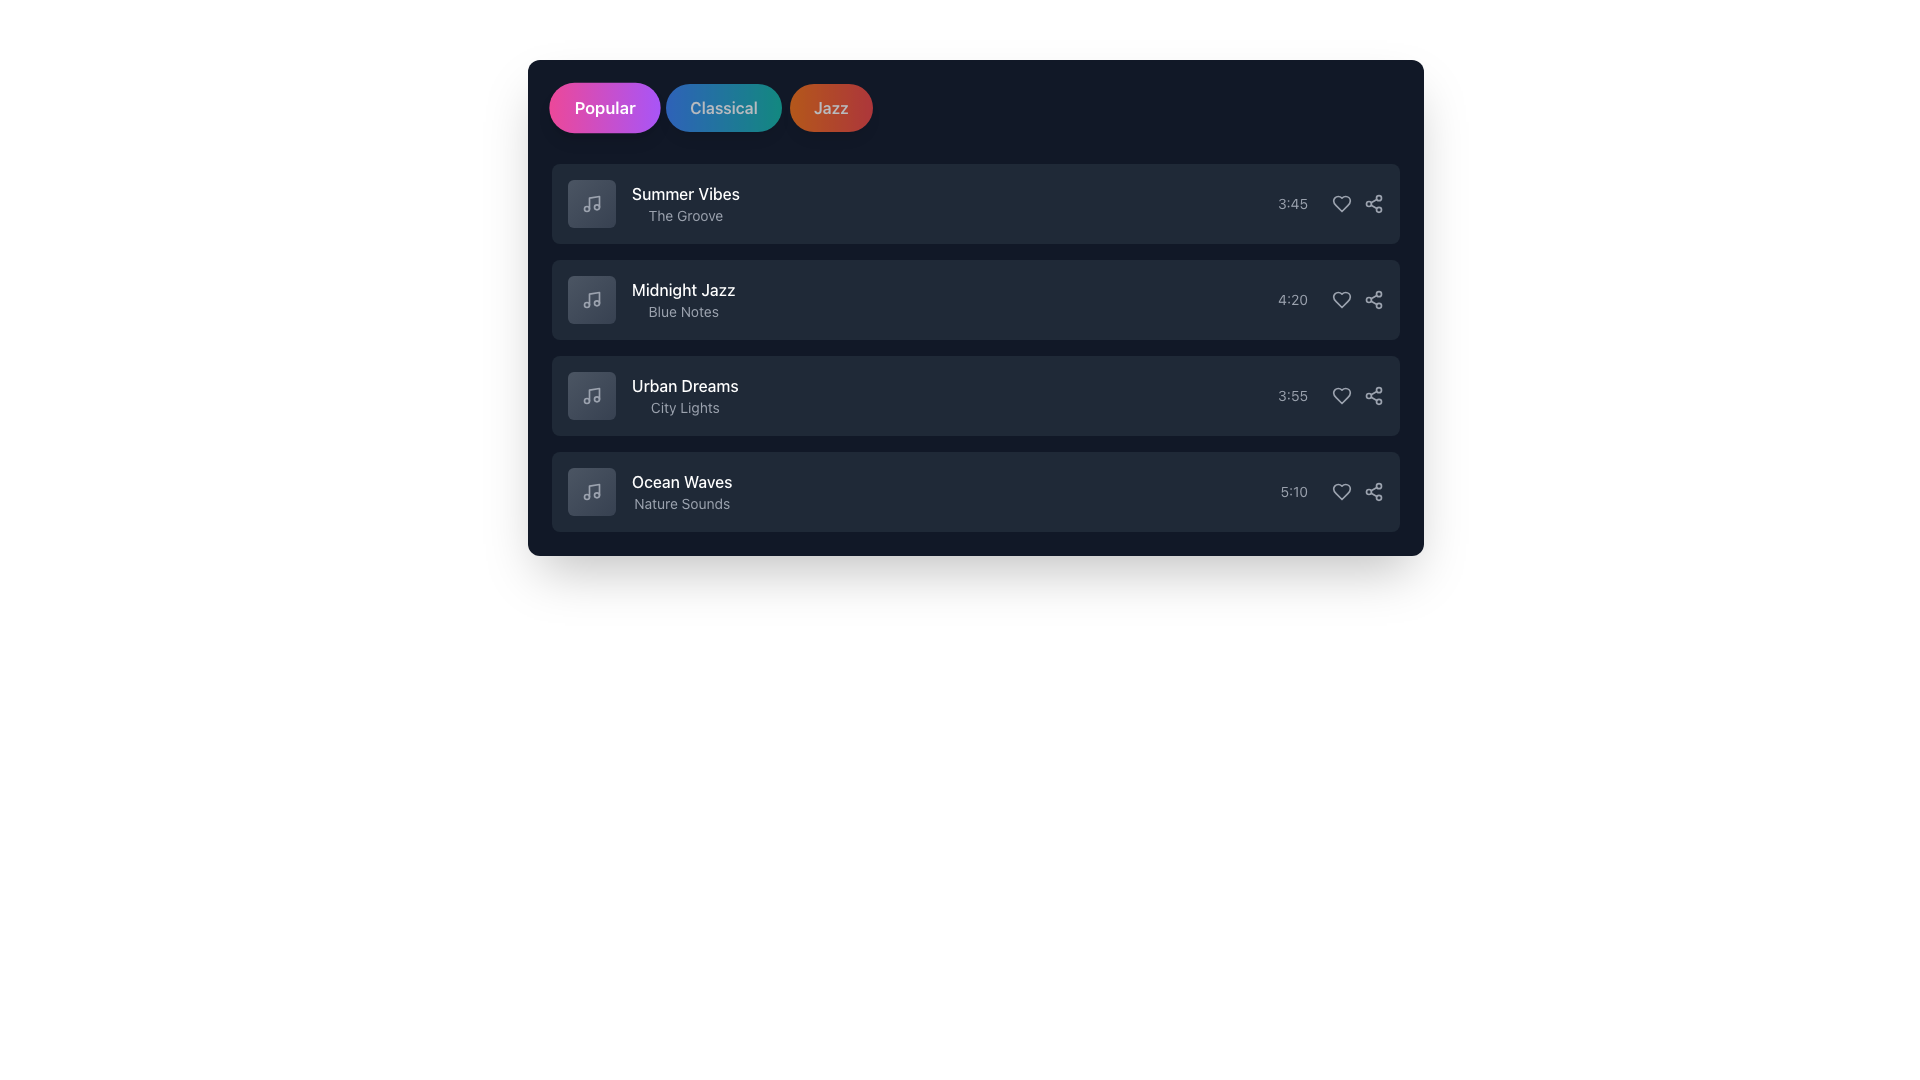 Image resolution: width=1920 pixels, height=1080 pixels. What do you see at coordinates (682, 492) in the screenshot?
I see `the text block representing the information about a specific music or sound track, located fourth in a vertical list, to the right of the music icon and left of the duration value and action buttons` at bounding box center [682, 492].